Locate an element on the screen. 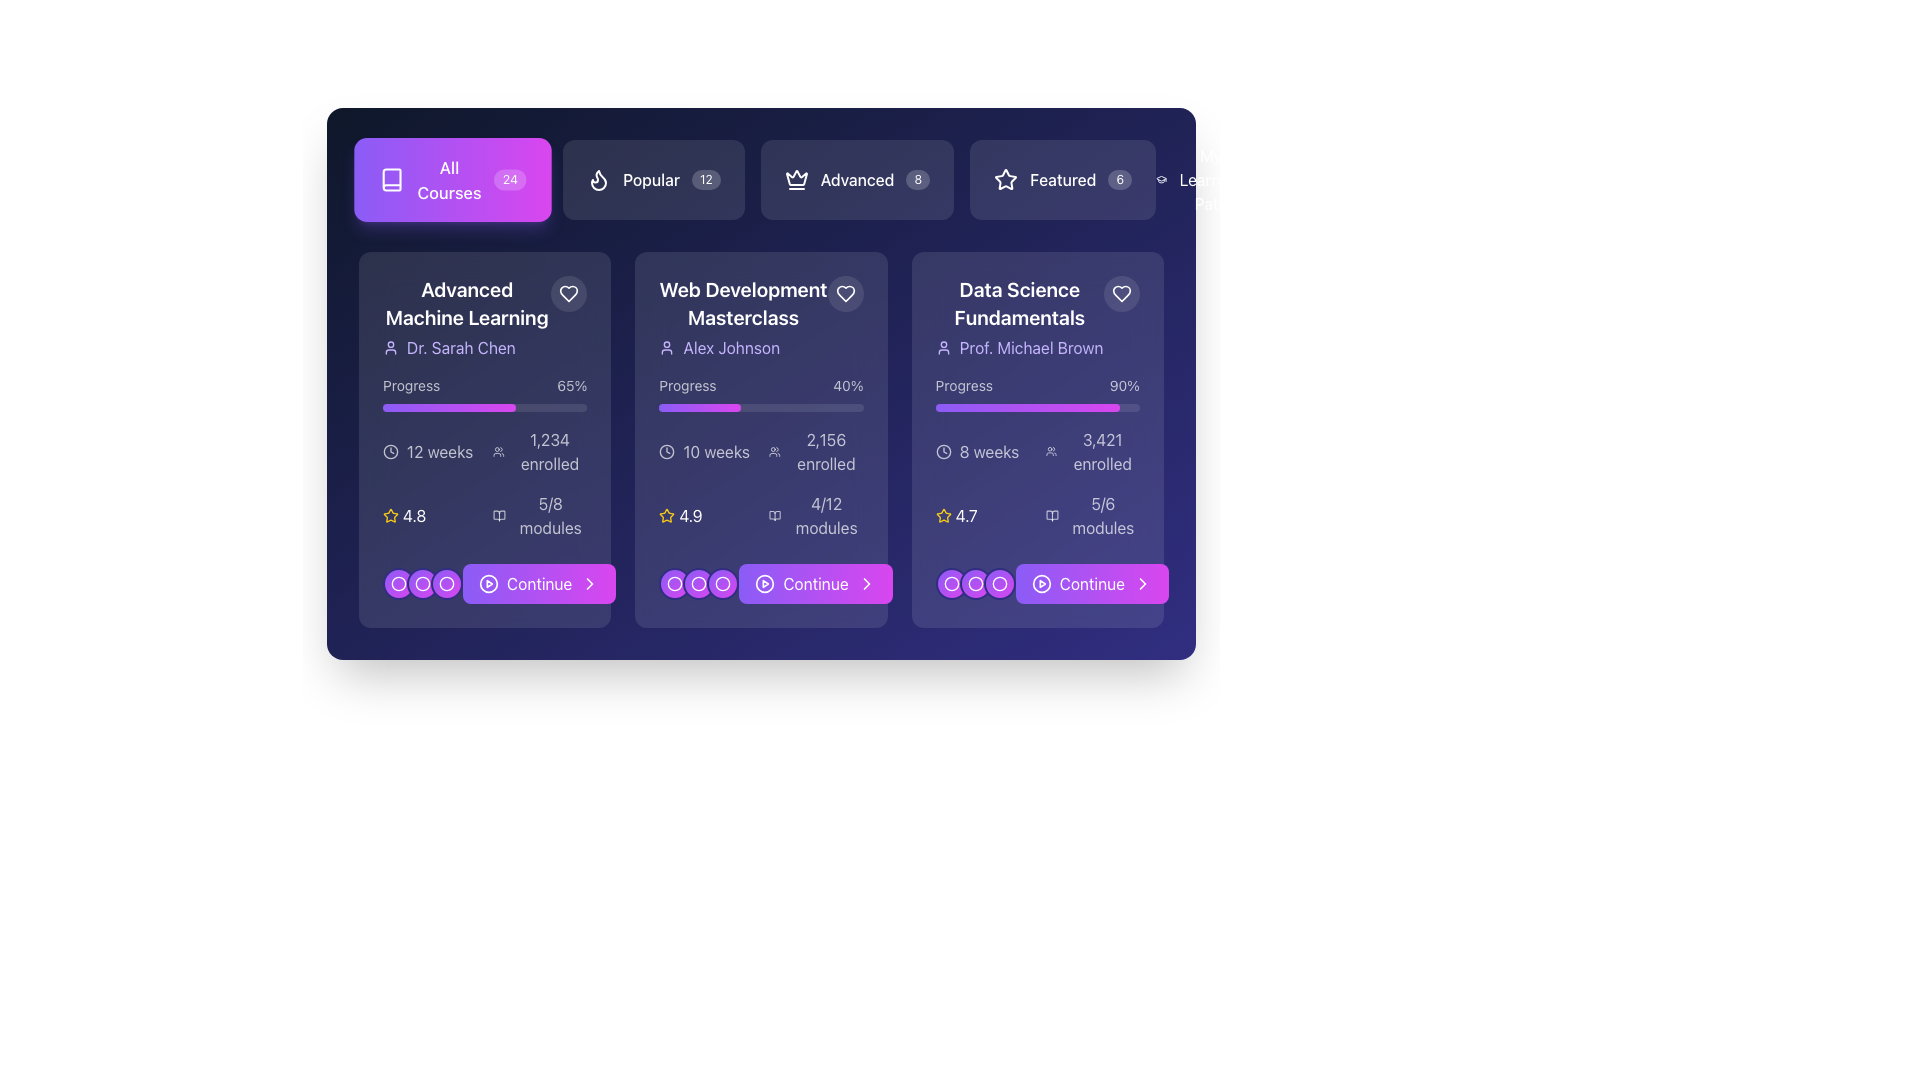 The height and width of the screenshot is (1080, 1920). the third circular status indicator icon located at the bottom of the 'Data Science Fundamentals' card is located at coordinates (999, 583).